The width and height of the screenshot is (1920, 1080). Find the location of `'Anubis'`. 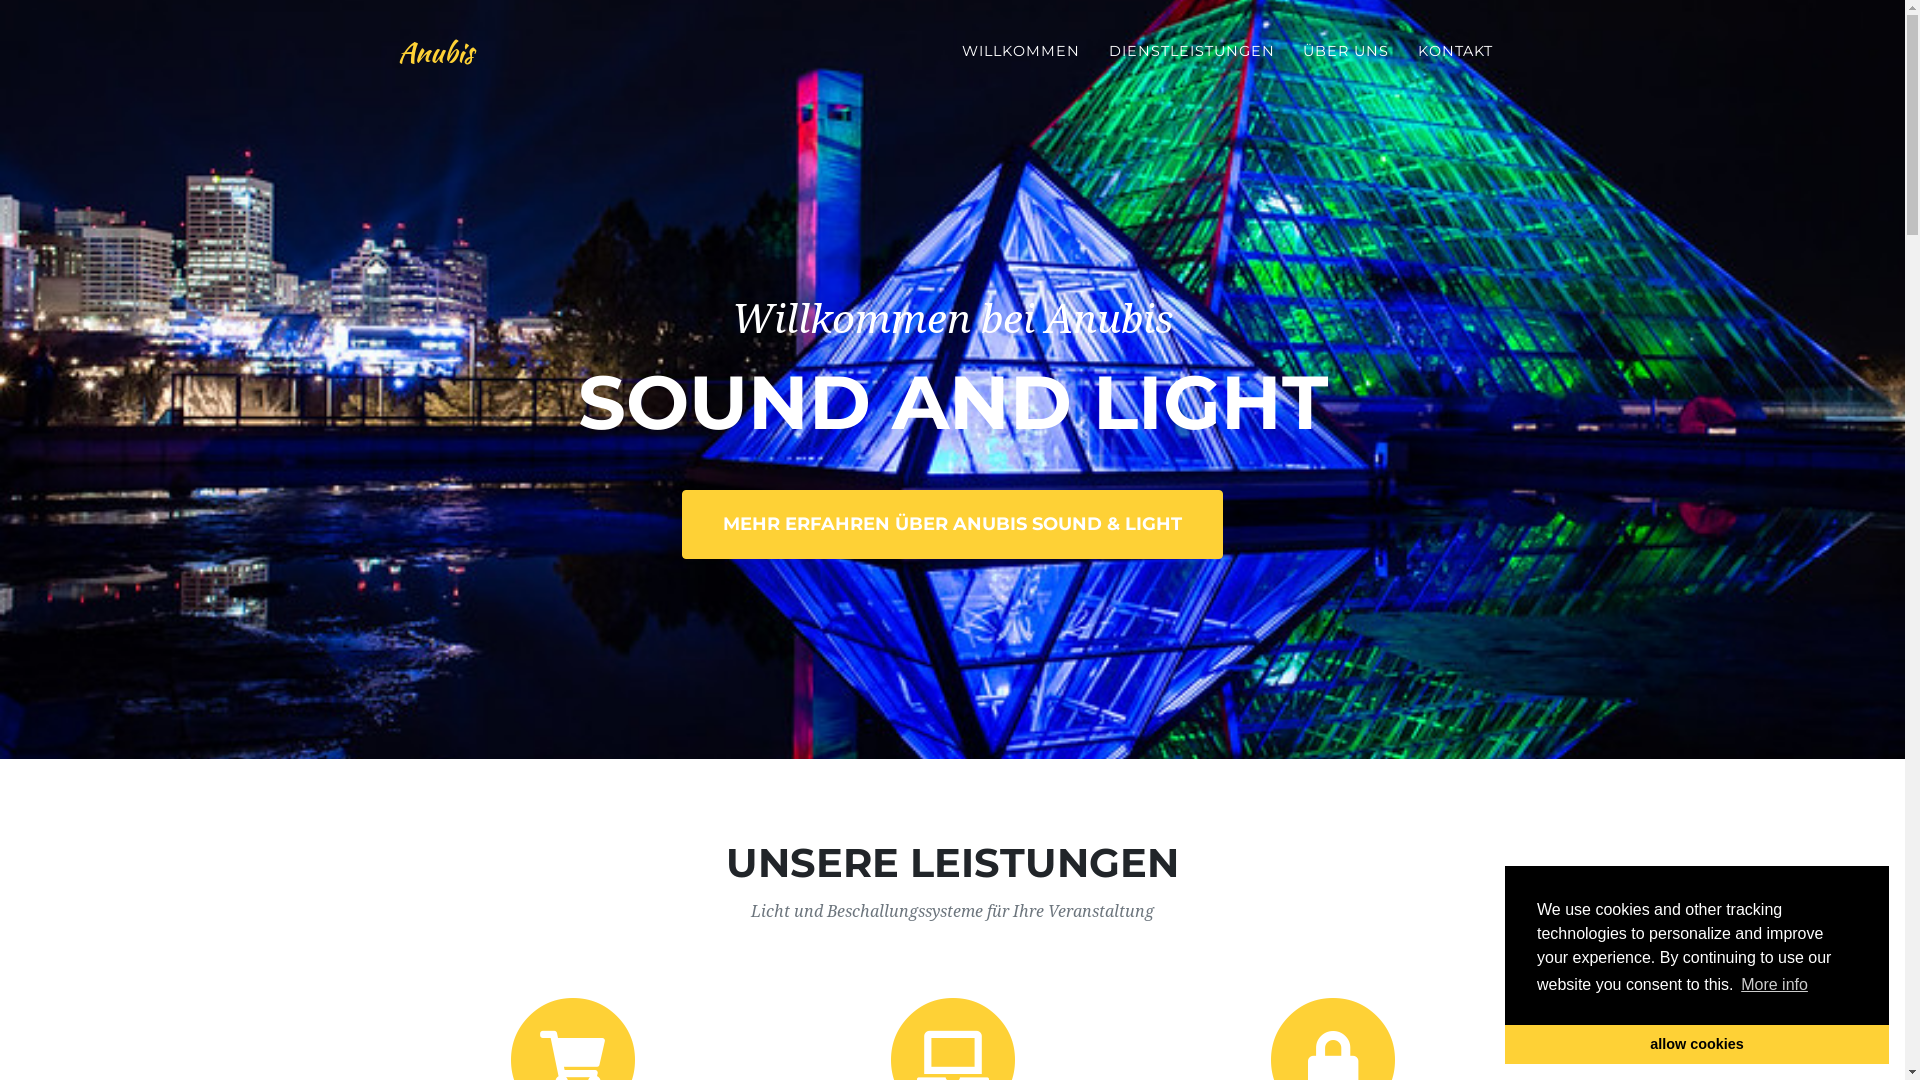

'Anubis' is located at coordinates (435, 50).